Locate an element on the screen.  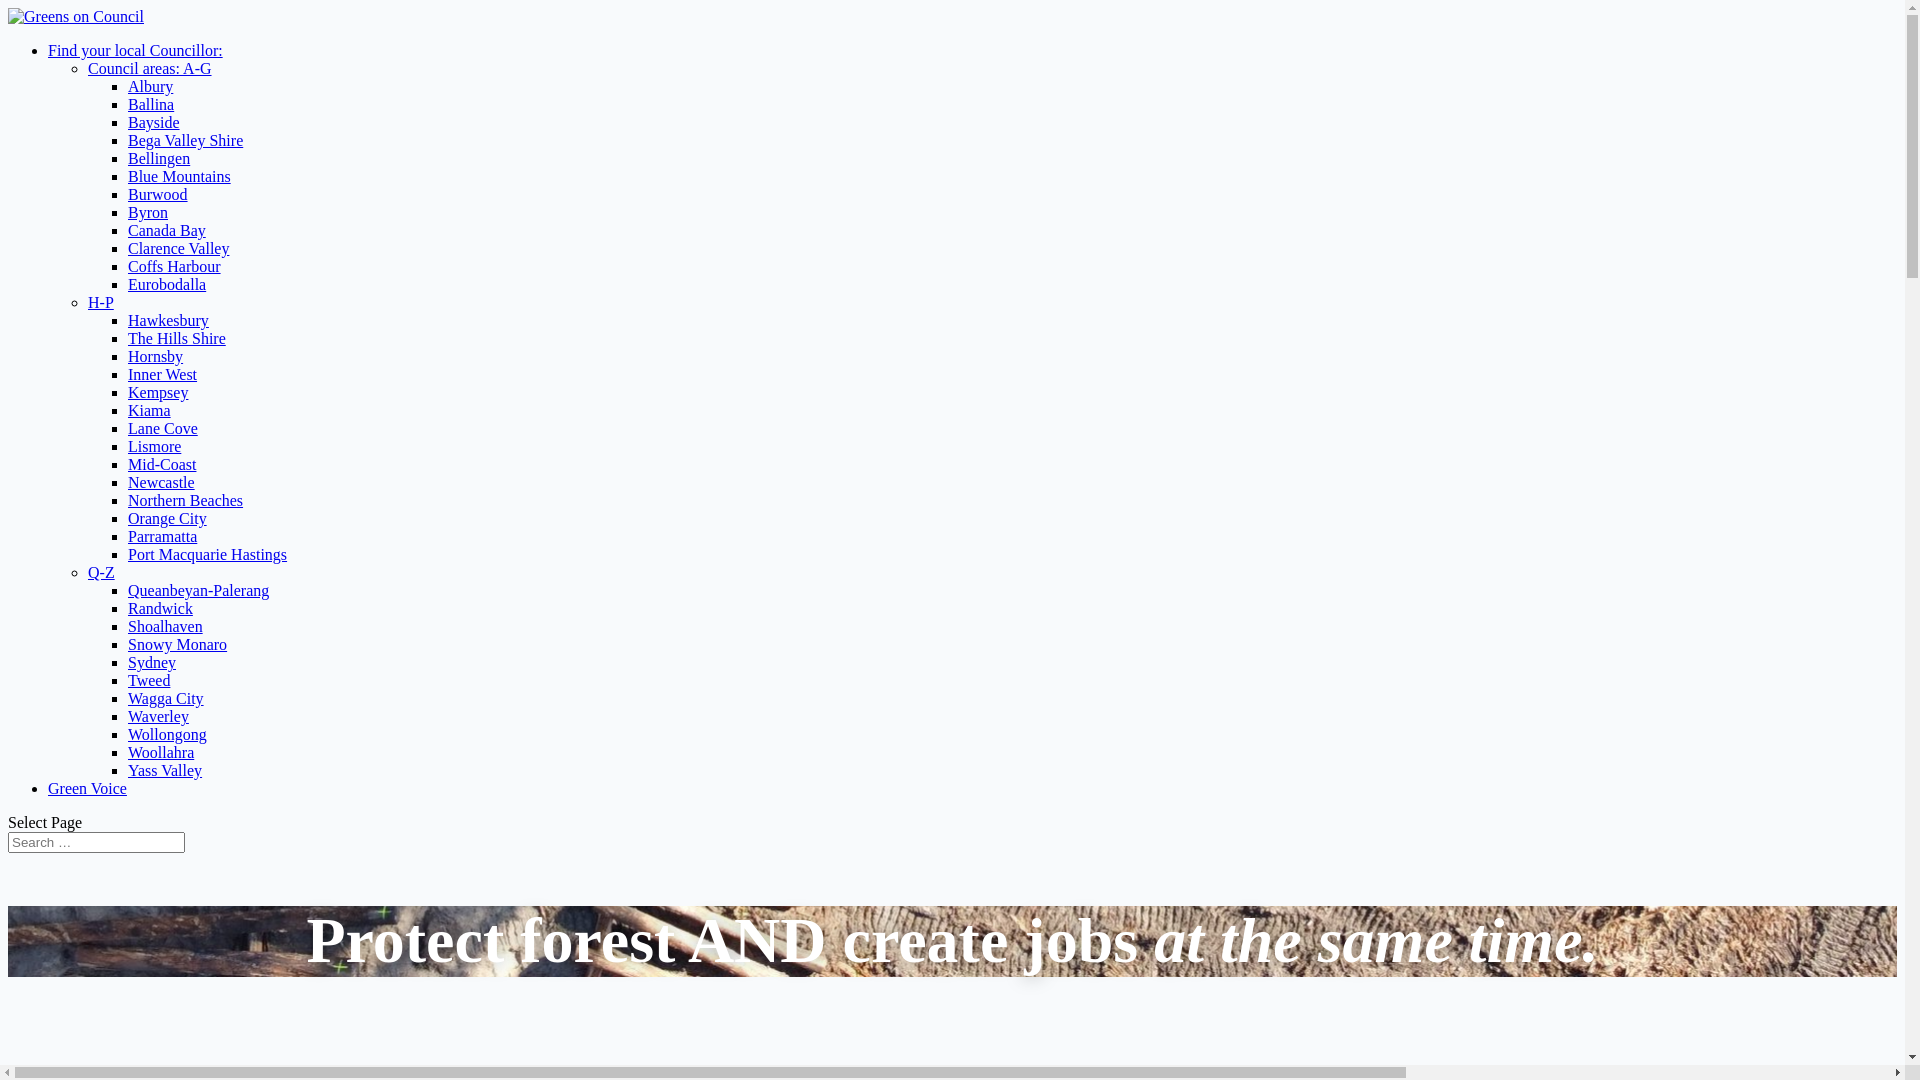
'Waverley' is located at coordinates (127, 715).